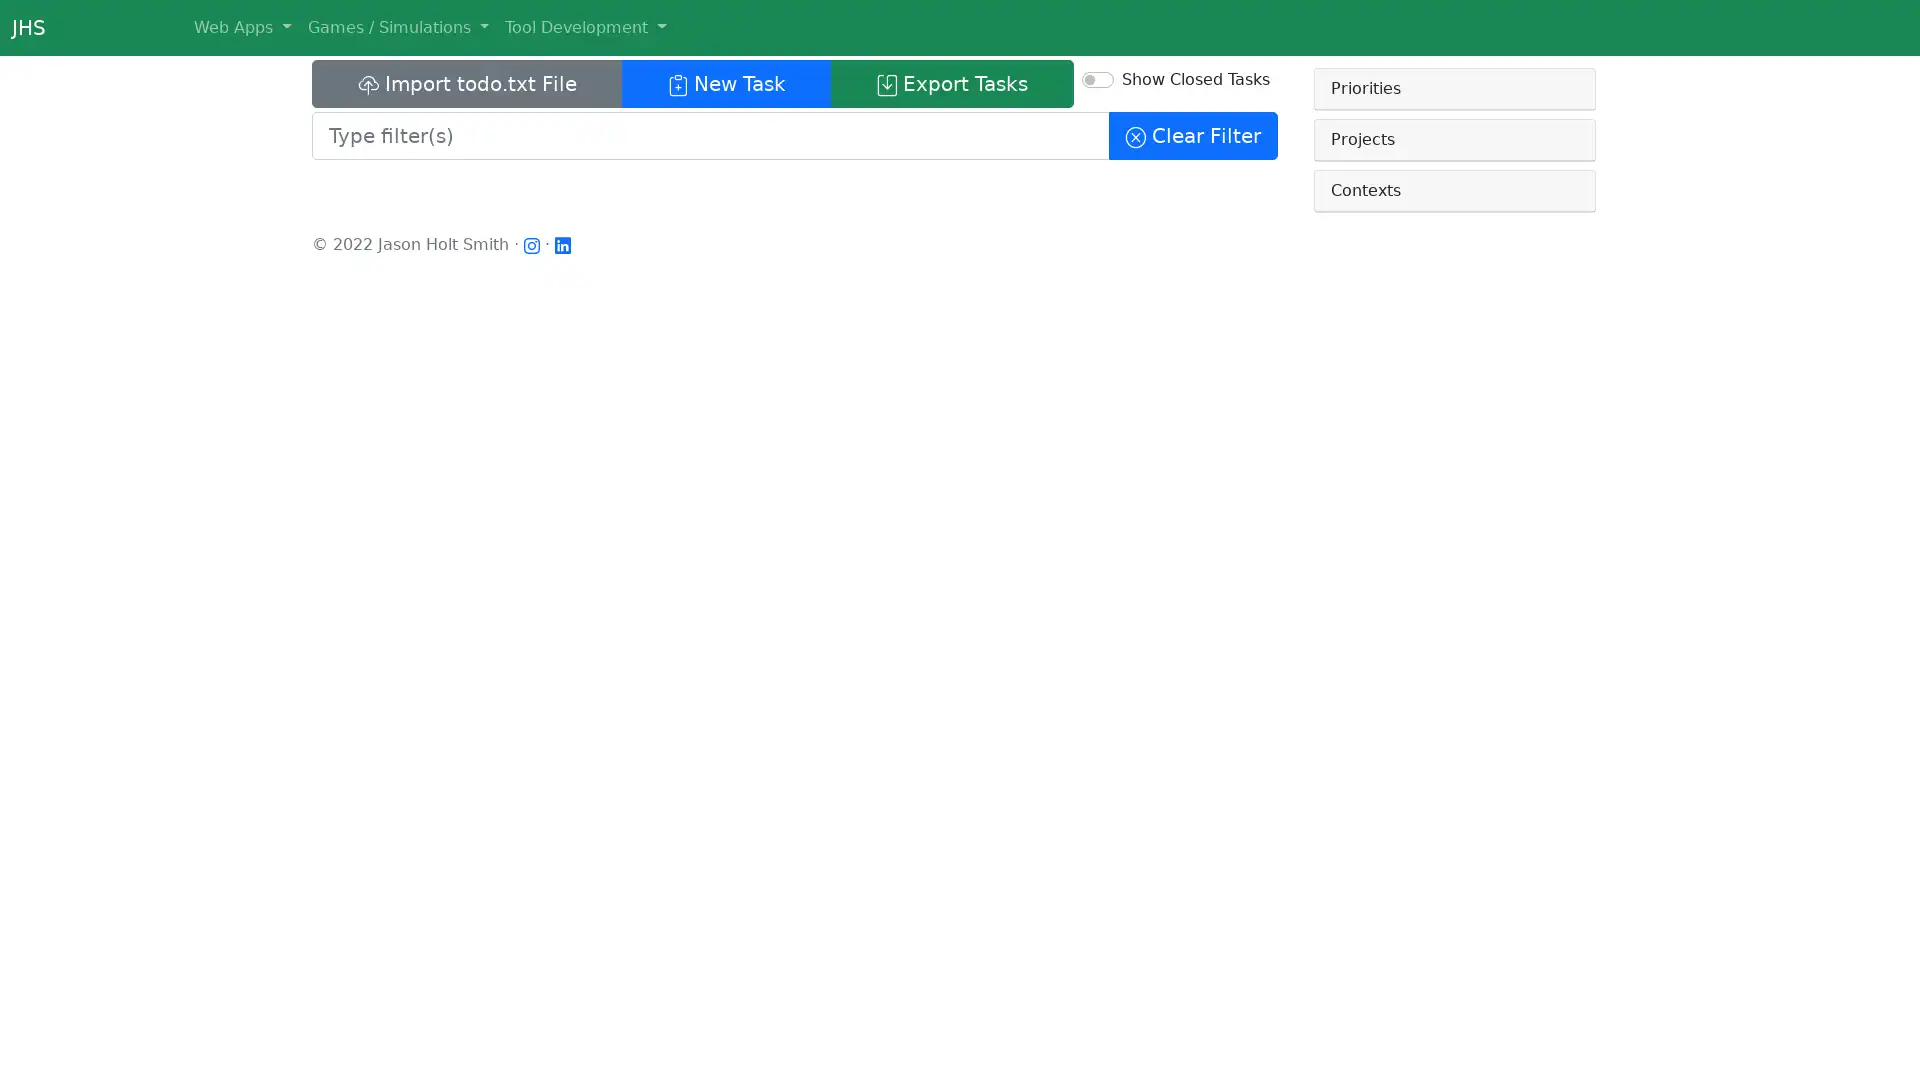 The height and width of the screenshot is (1080, 1920). What do you see at coordinates (951, 83) in the screenshot?
I see `save tasks to file` at bounding box center [951, 83].